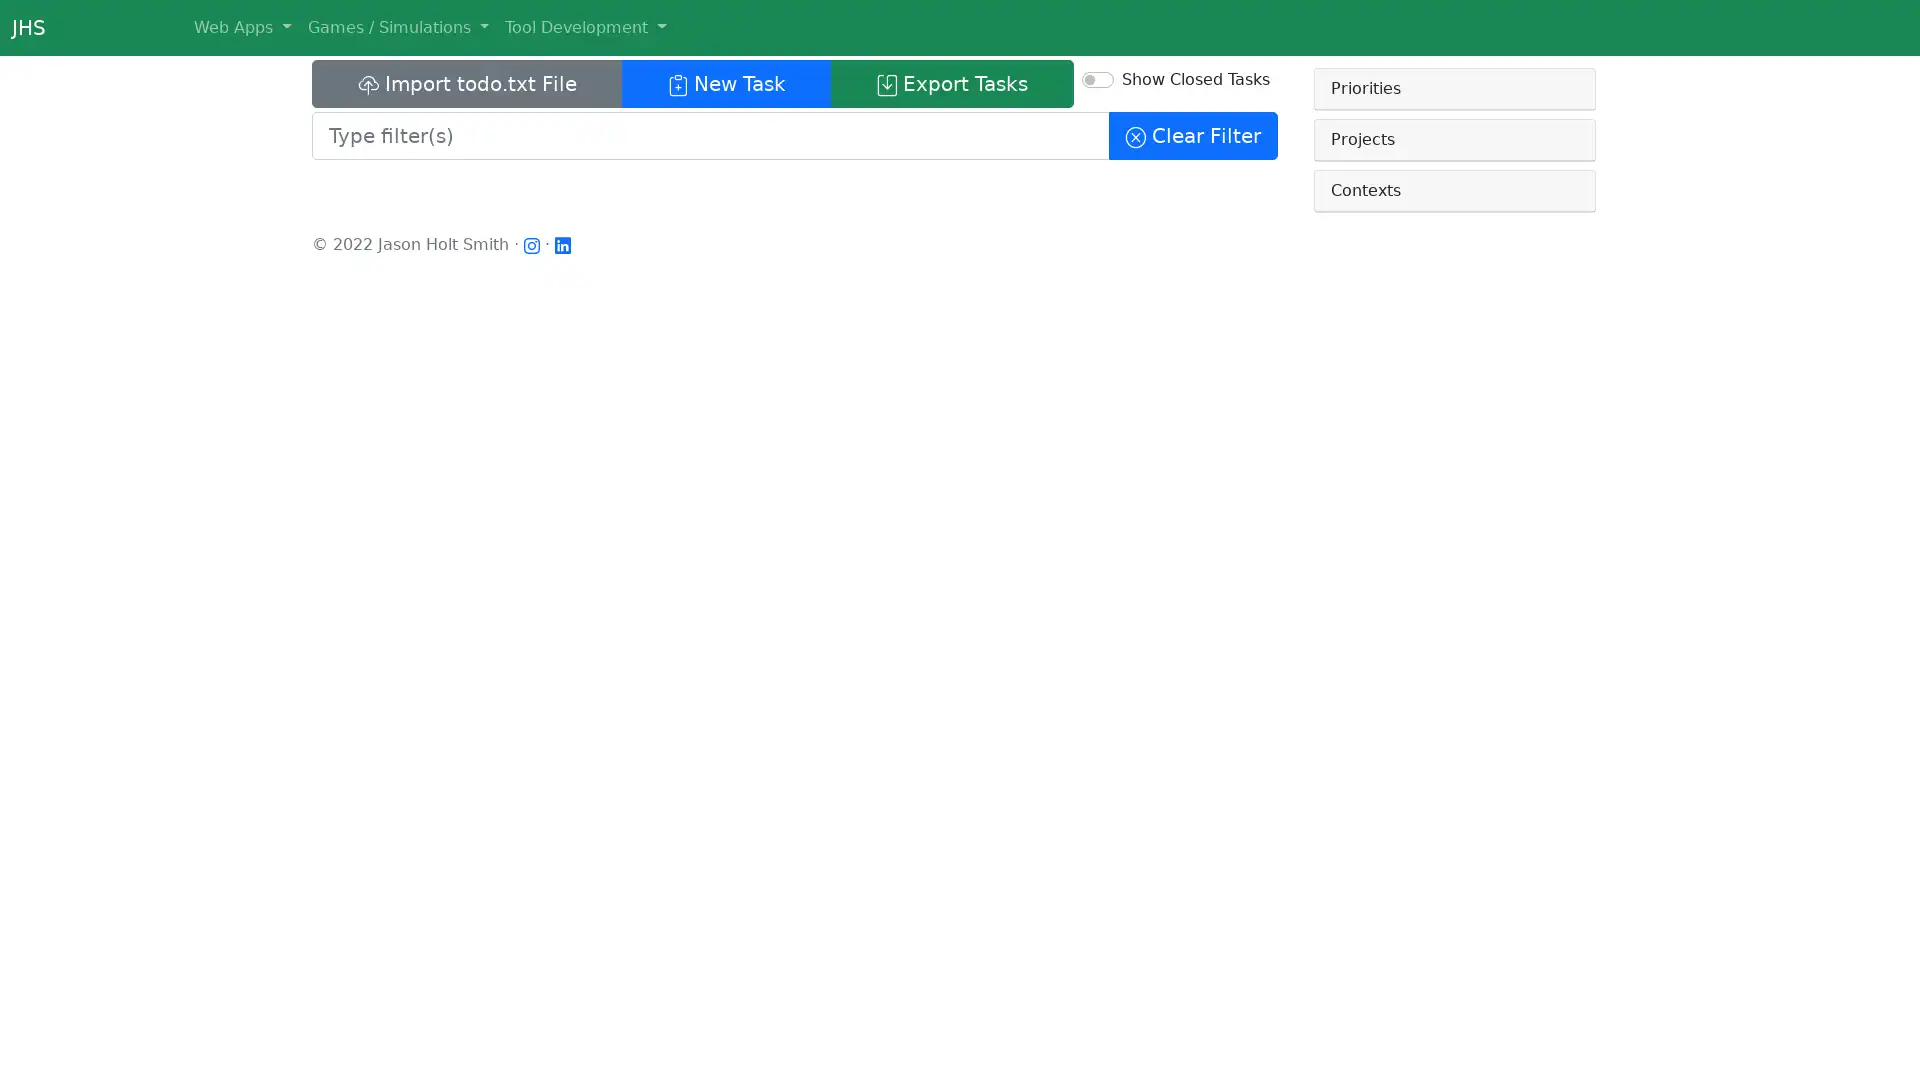 The height and width of the screenshot is (1080, 1920). What do you see at coordinates (951, 83) in the screenshot?
I see `save tasks to file` at bounding box center [951, 83].